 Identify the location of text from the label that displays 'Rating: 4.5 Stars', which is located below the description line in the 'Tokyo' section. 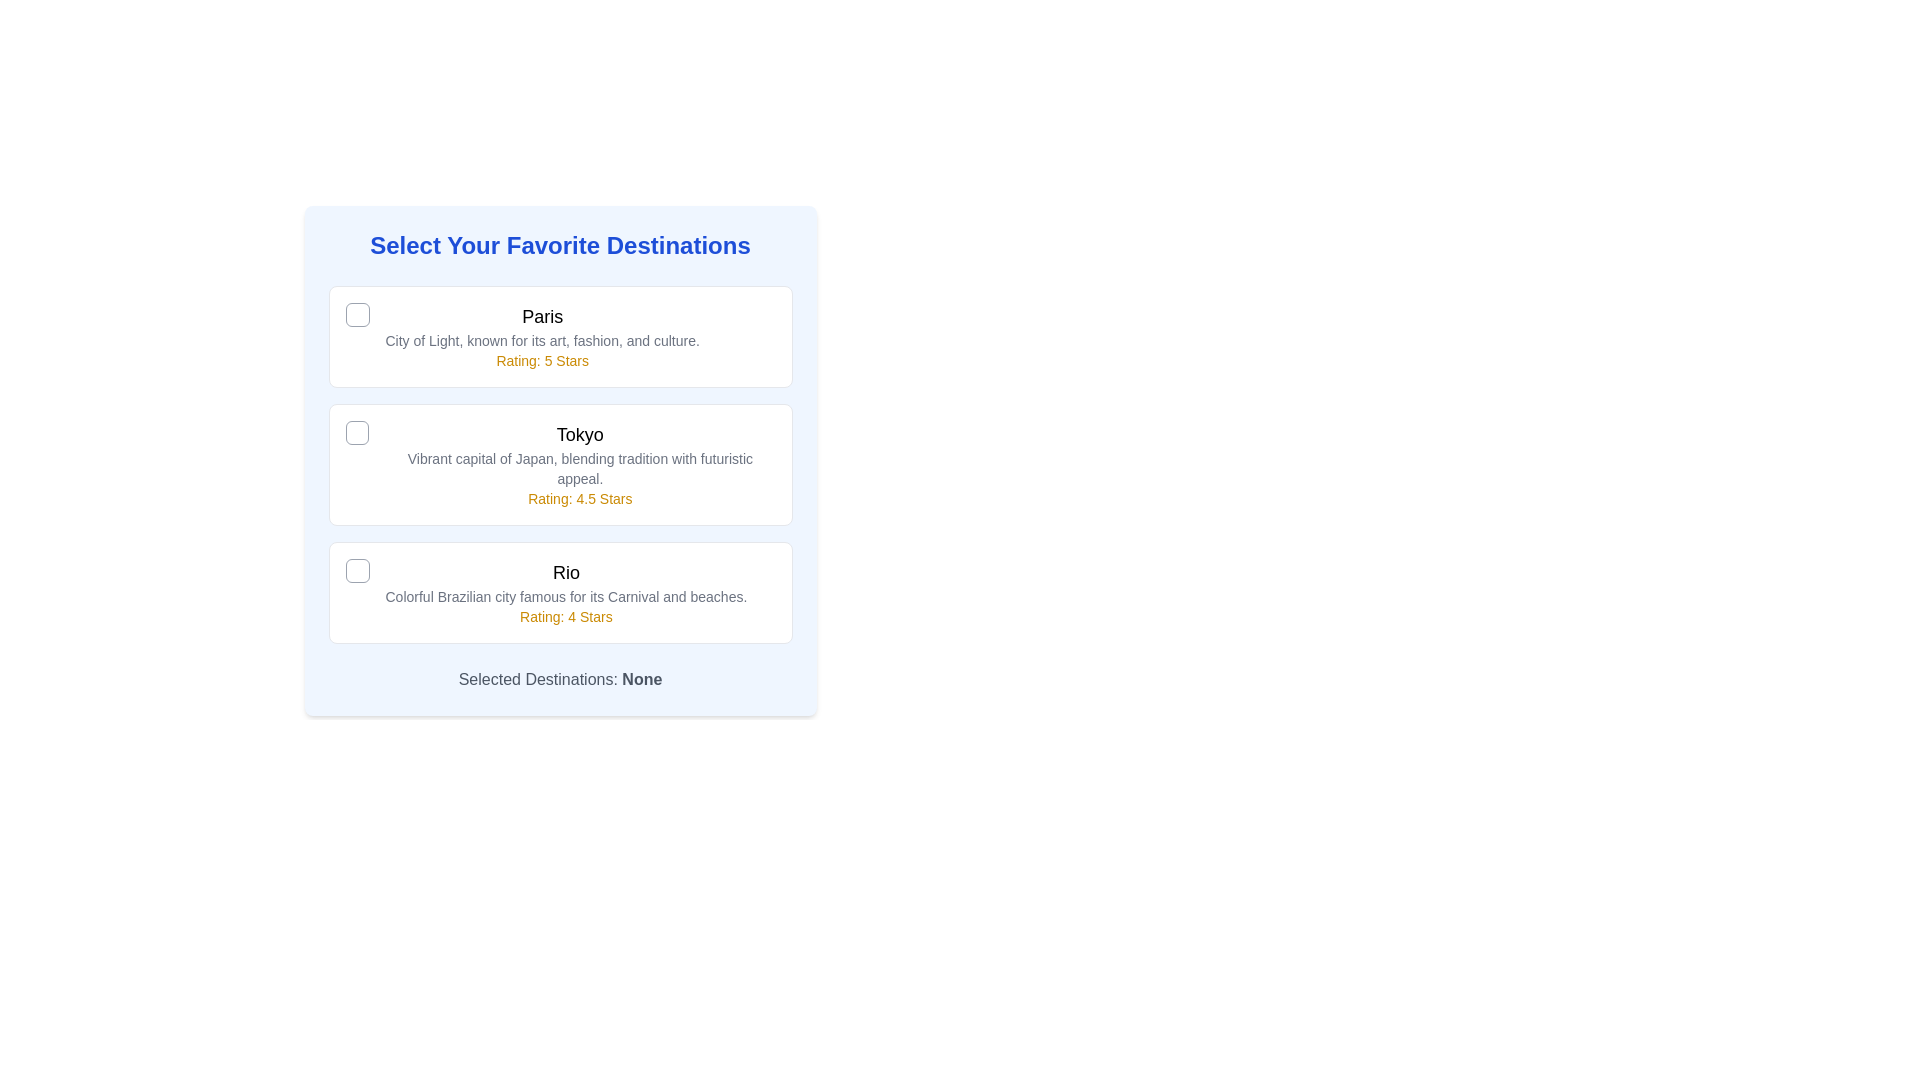
(579, 497).